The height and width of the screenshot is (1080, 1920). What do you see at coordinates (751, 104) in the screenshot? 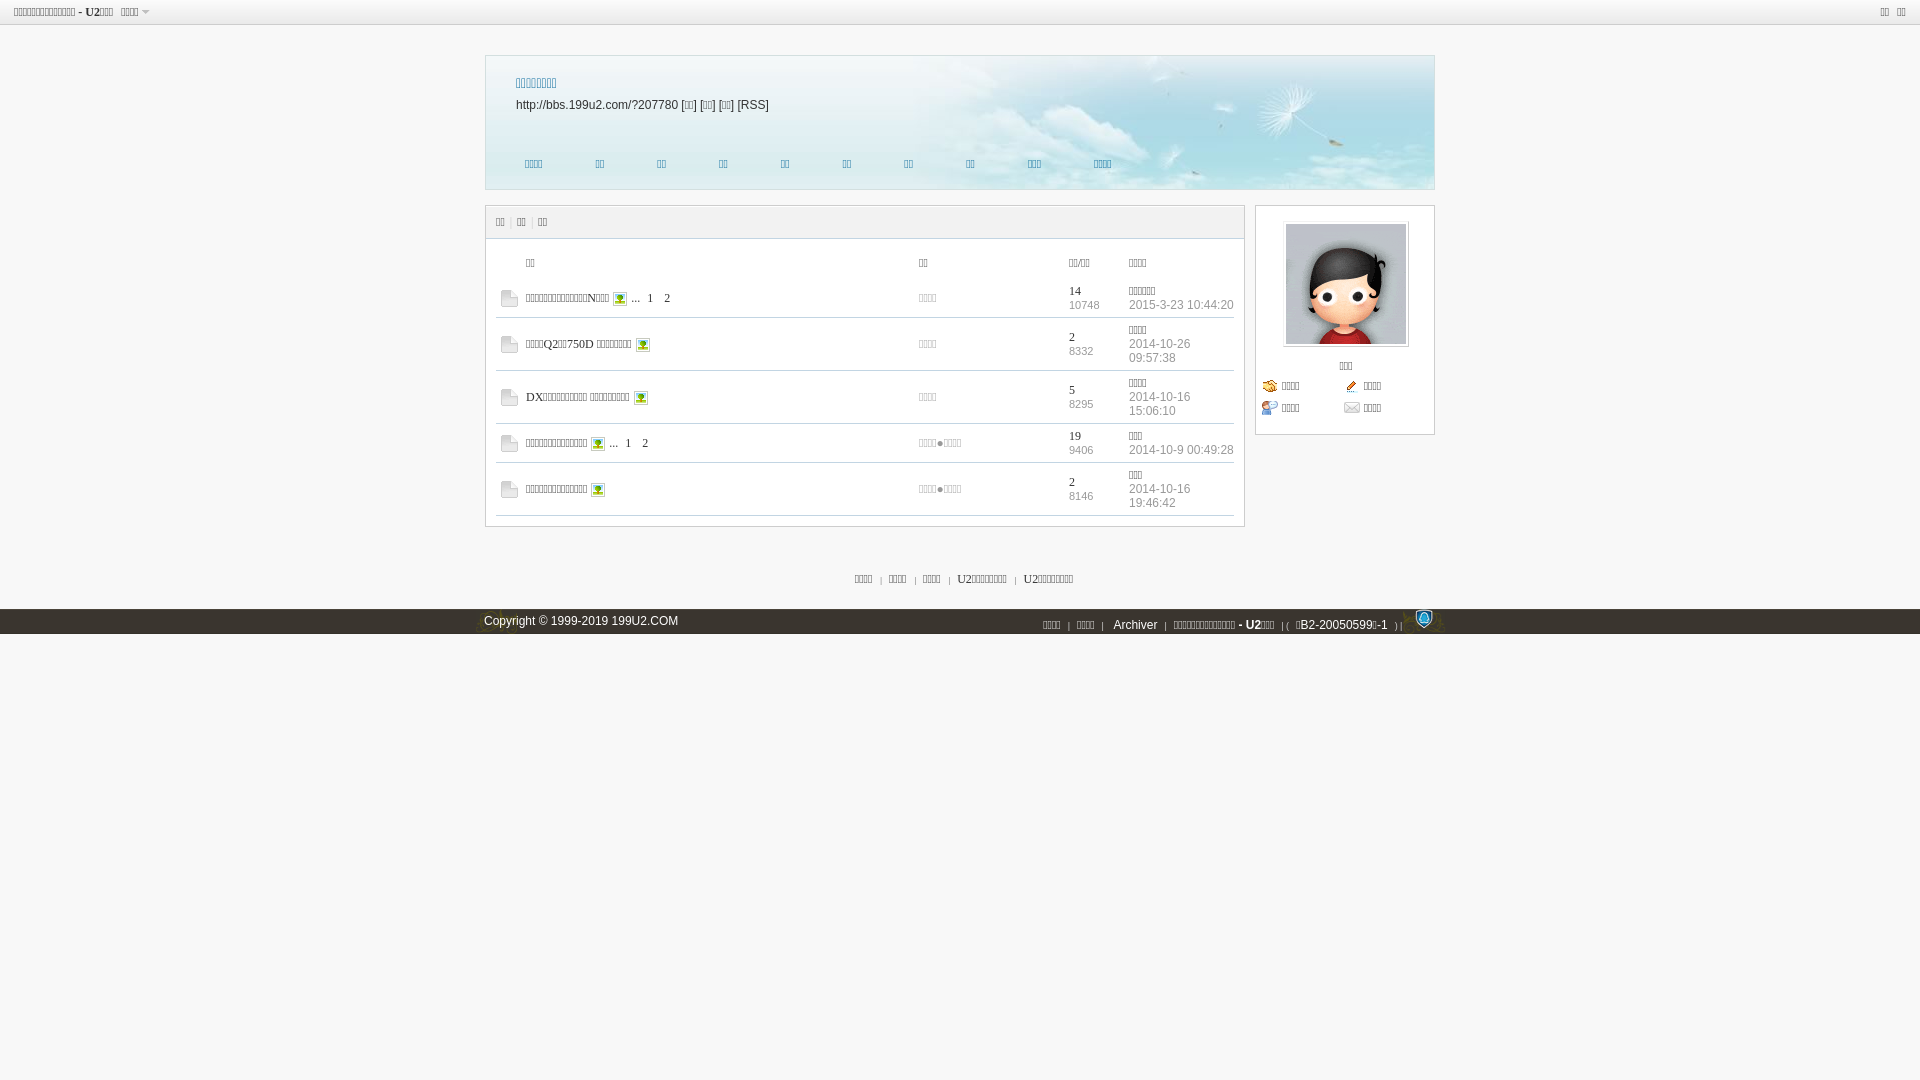
I see `'[RSS]'` at bounding box center [751, 104].